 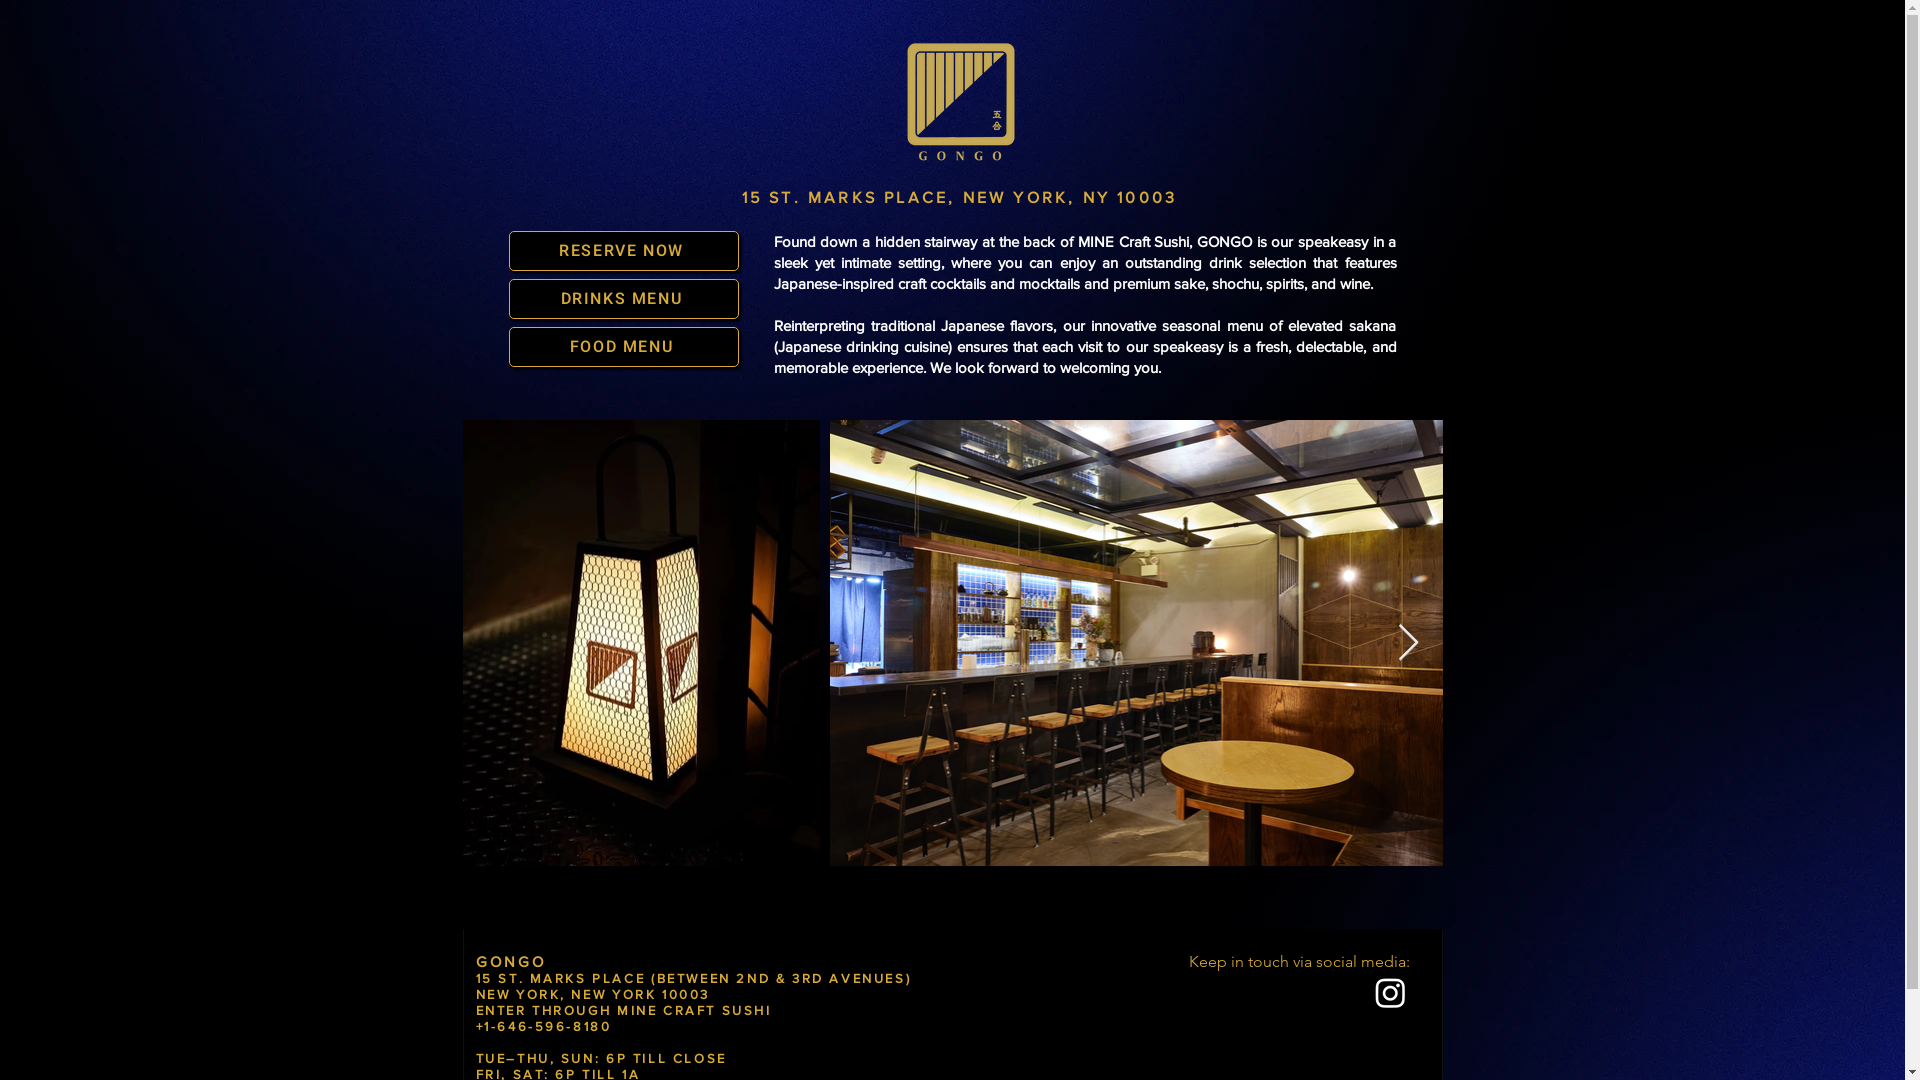 What do you see at coordinates (622, 299) in the screenshot?
I see `'DRINKS MENU'` at bounding box center [622, 299].